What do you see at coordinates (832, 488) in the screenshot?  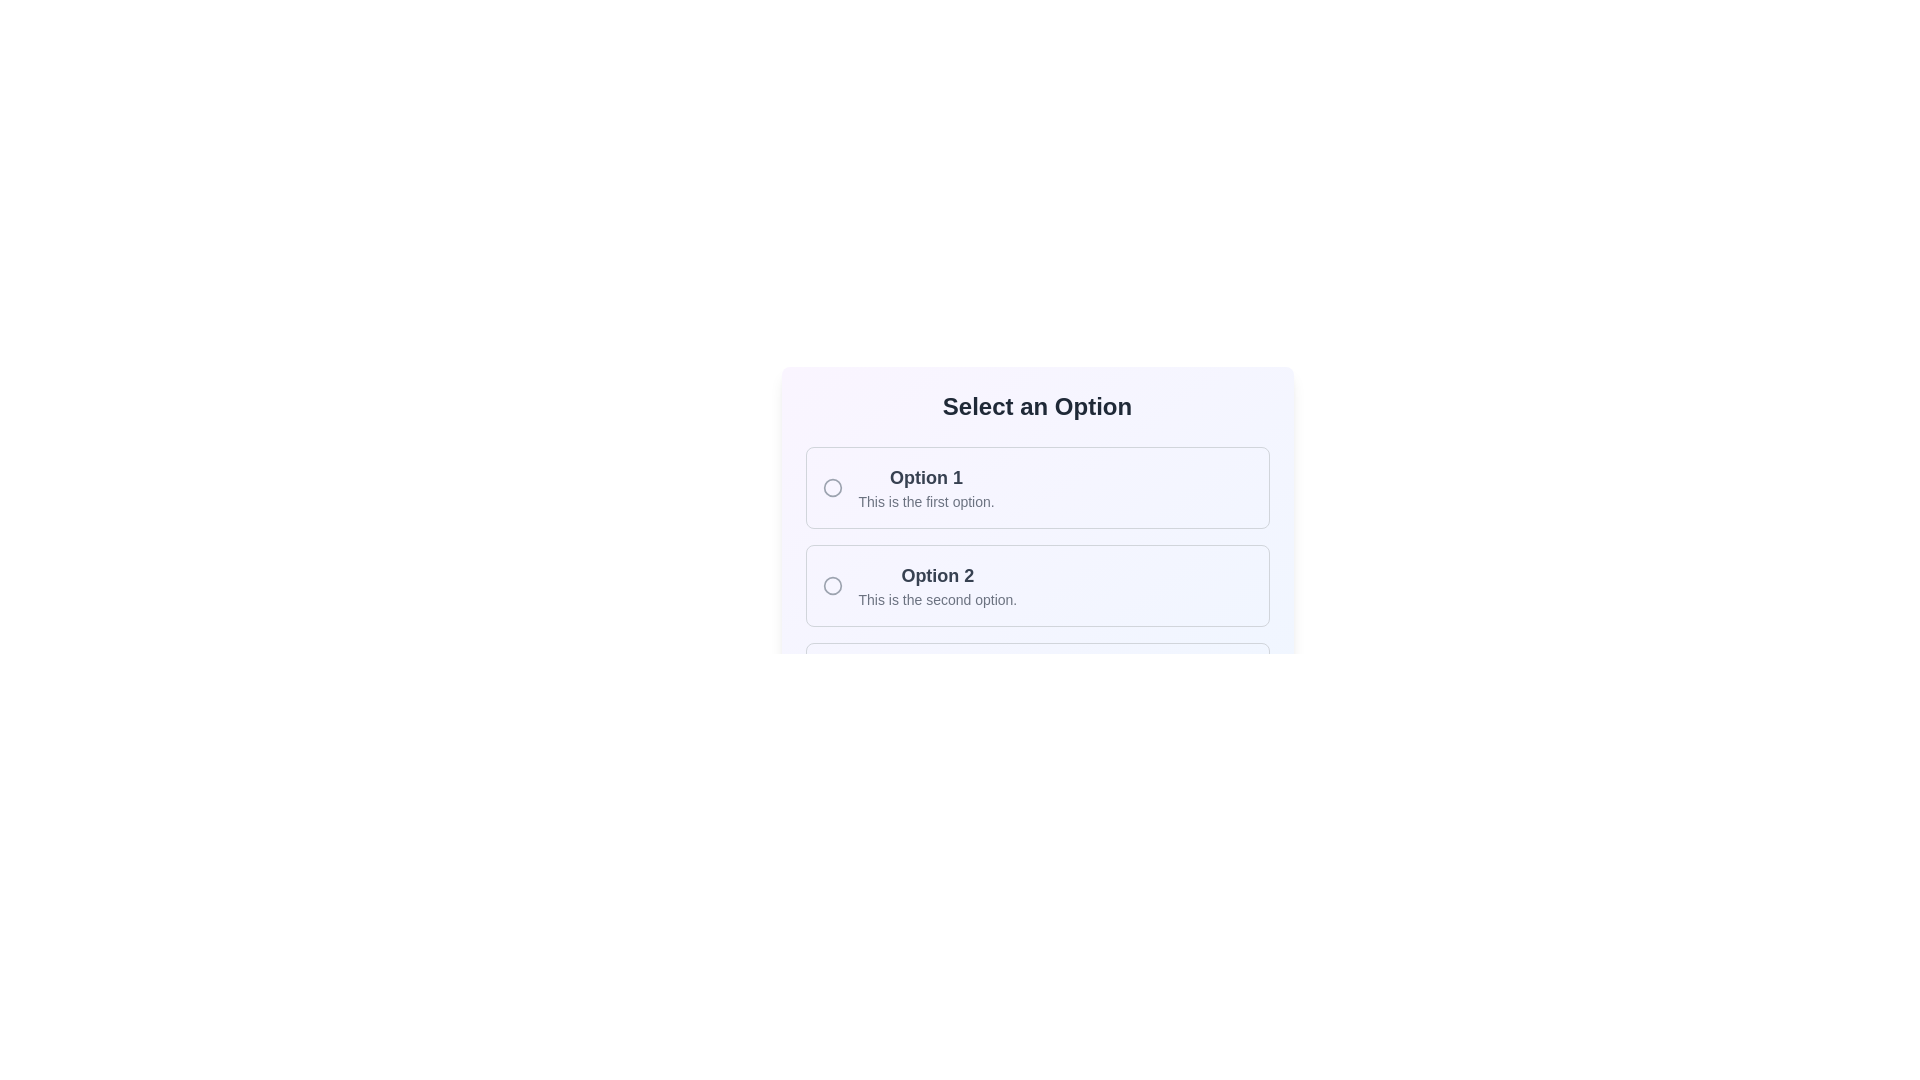 I see `the circular icon with a gray outline positioned to the left of the label 'Option 1'` at bounding box center [832, 488].